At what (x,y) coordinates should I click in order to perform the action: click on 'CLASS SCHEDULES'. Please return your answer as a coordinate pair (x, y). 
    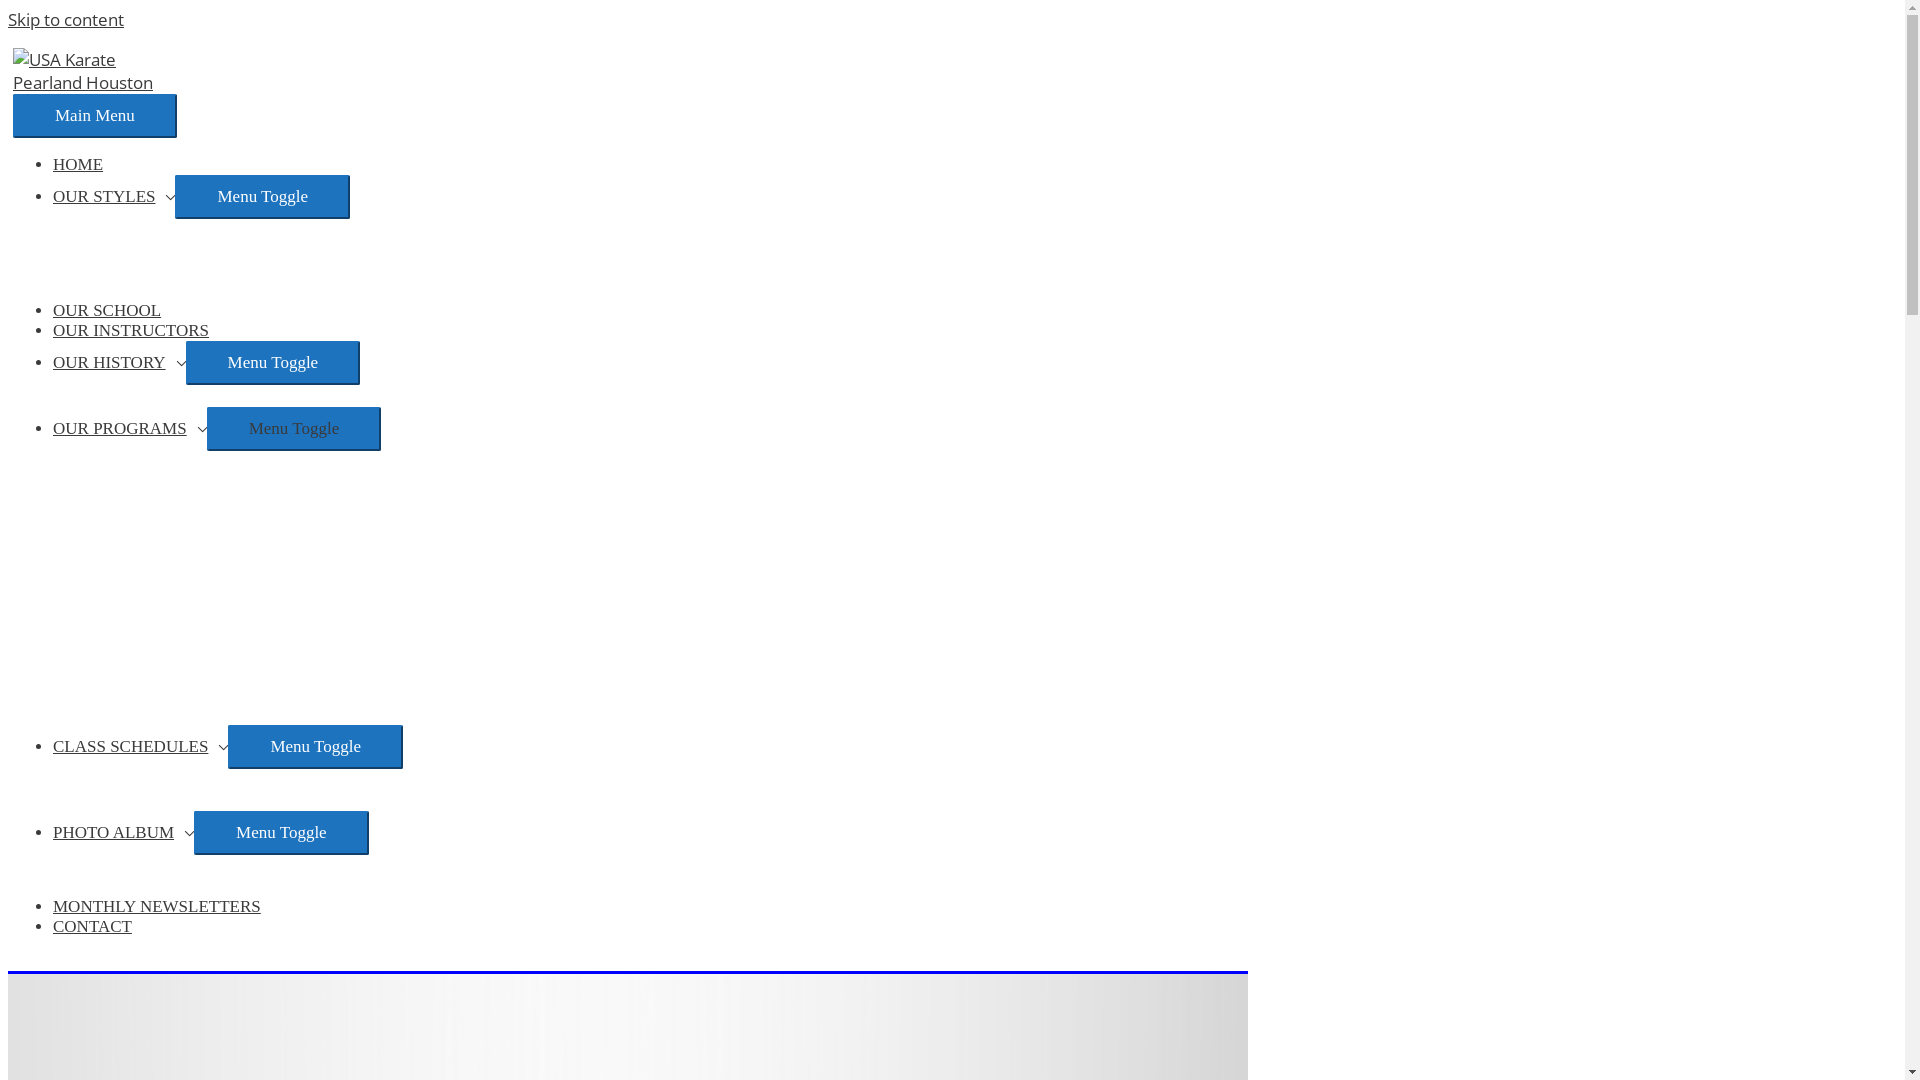
    Looking at the image, I should click on (139, 746).